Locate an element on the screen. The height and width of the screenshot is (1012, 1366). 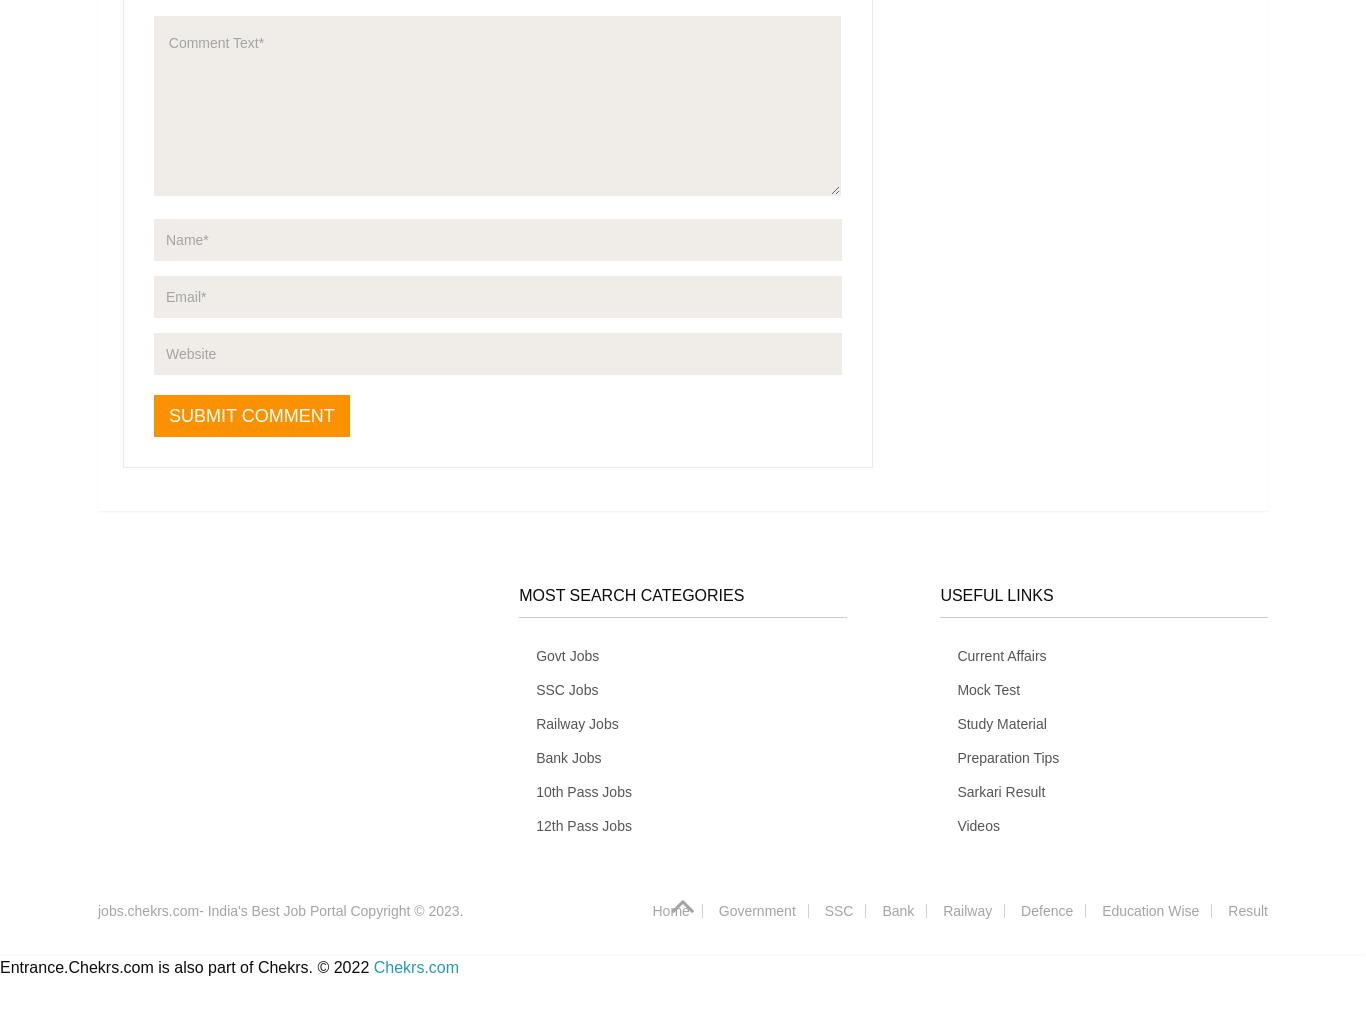
'Useful Links' is located at coordinates (996, 593).